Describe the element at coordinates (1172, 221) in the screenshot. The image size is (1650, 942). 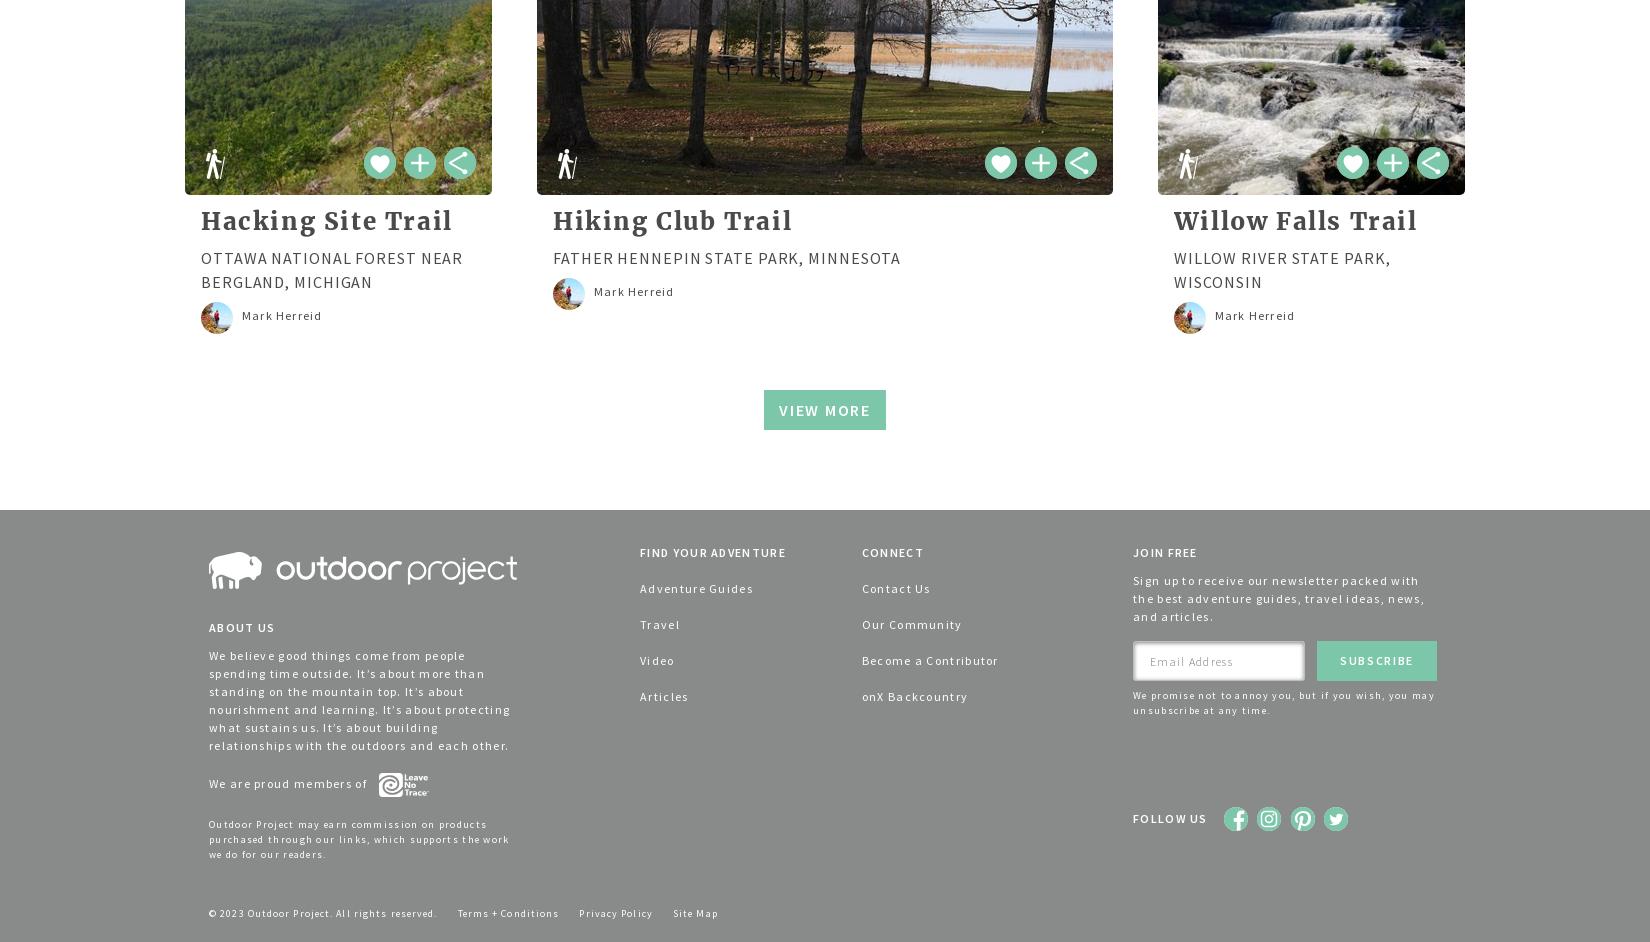
I see `'Willow Falls Trail'` at that location.